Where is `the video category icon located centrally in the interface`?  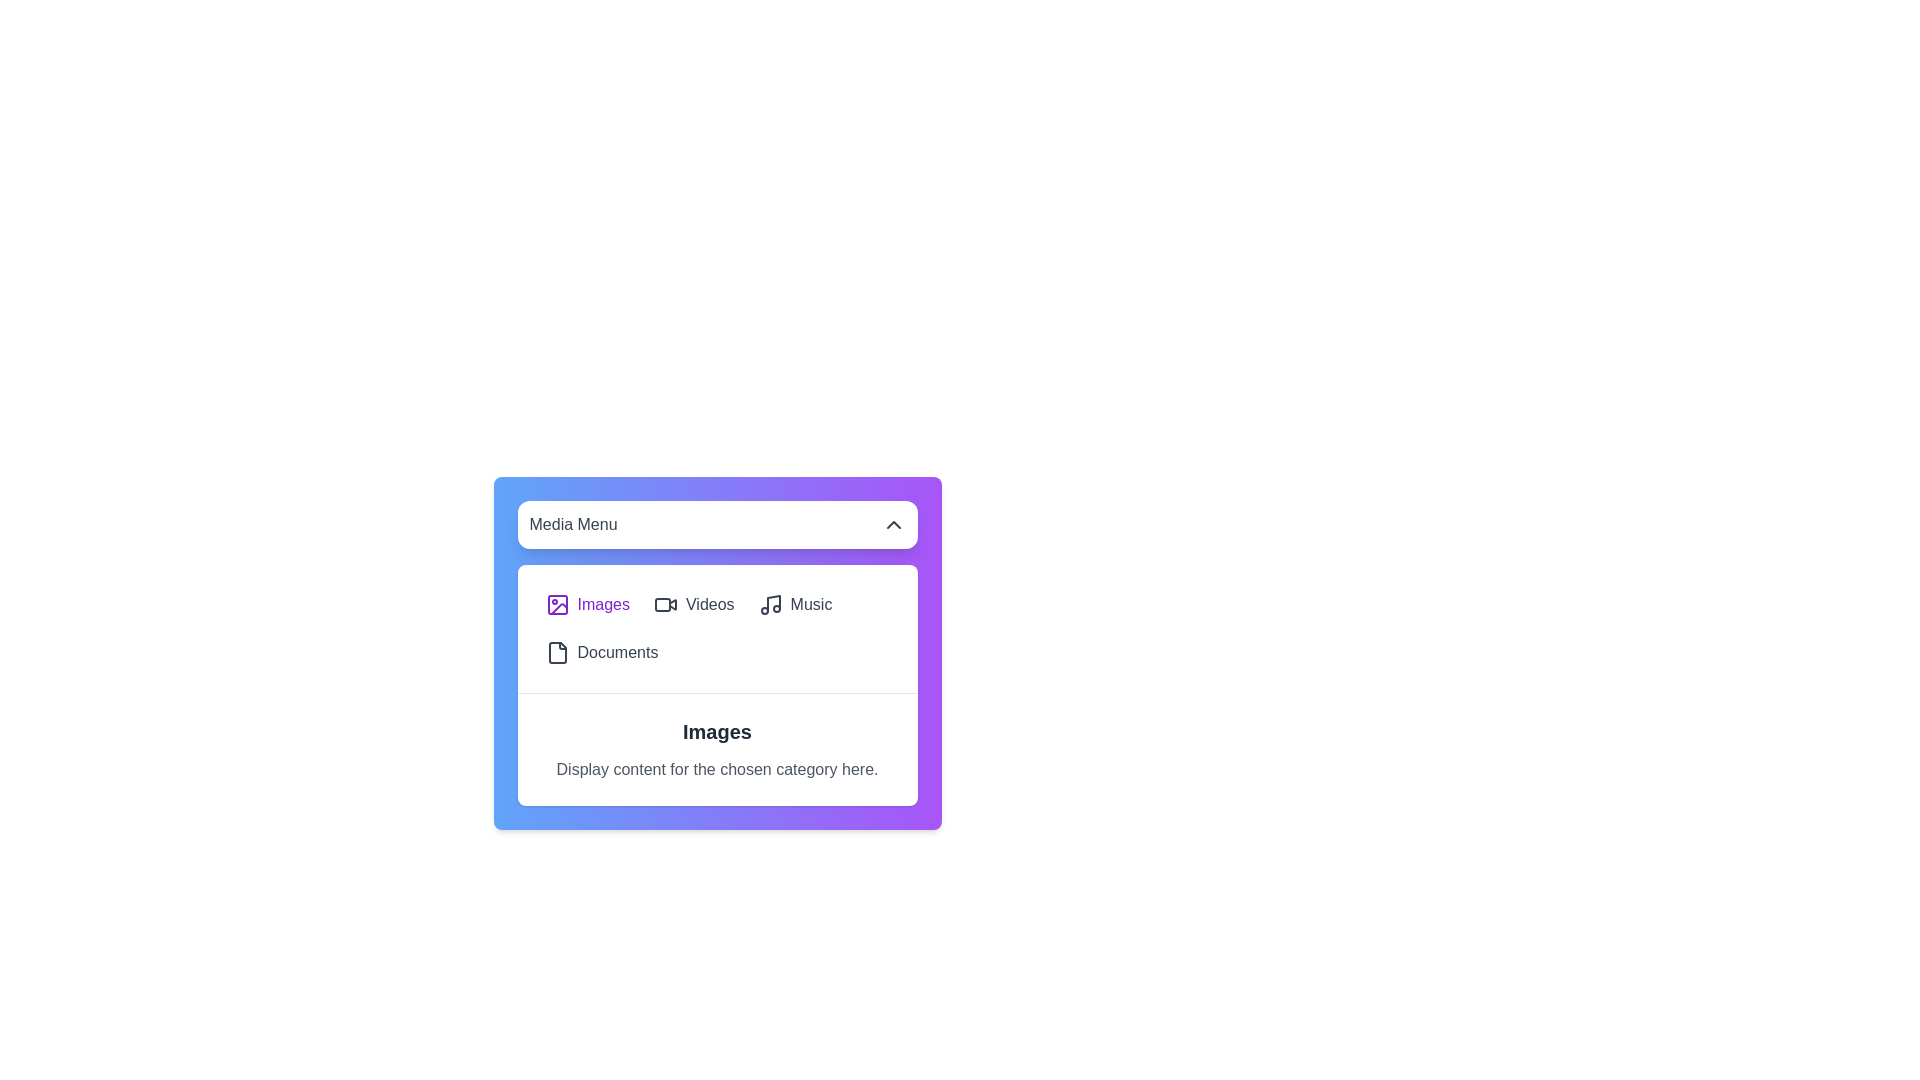 the video category icon located centrally in the interface is located at coordinates (662, 604).